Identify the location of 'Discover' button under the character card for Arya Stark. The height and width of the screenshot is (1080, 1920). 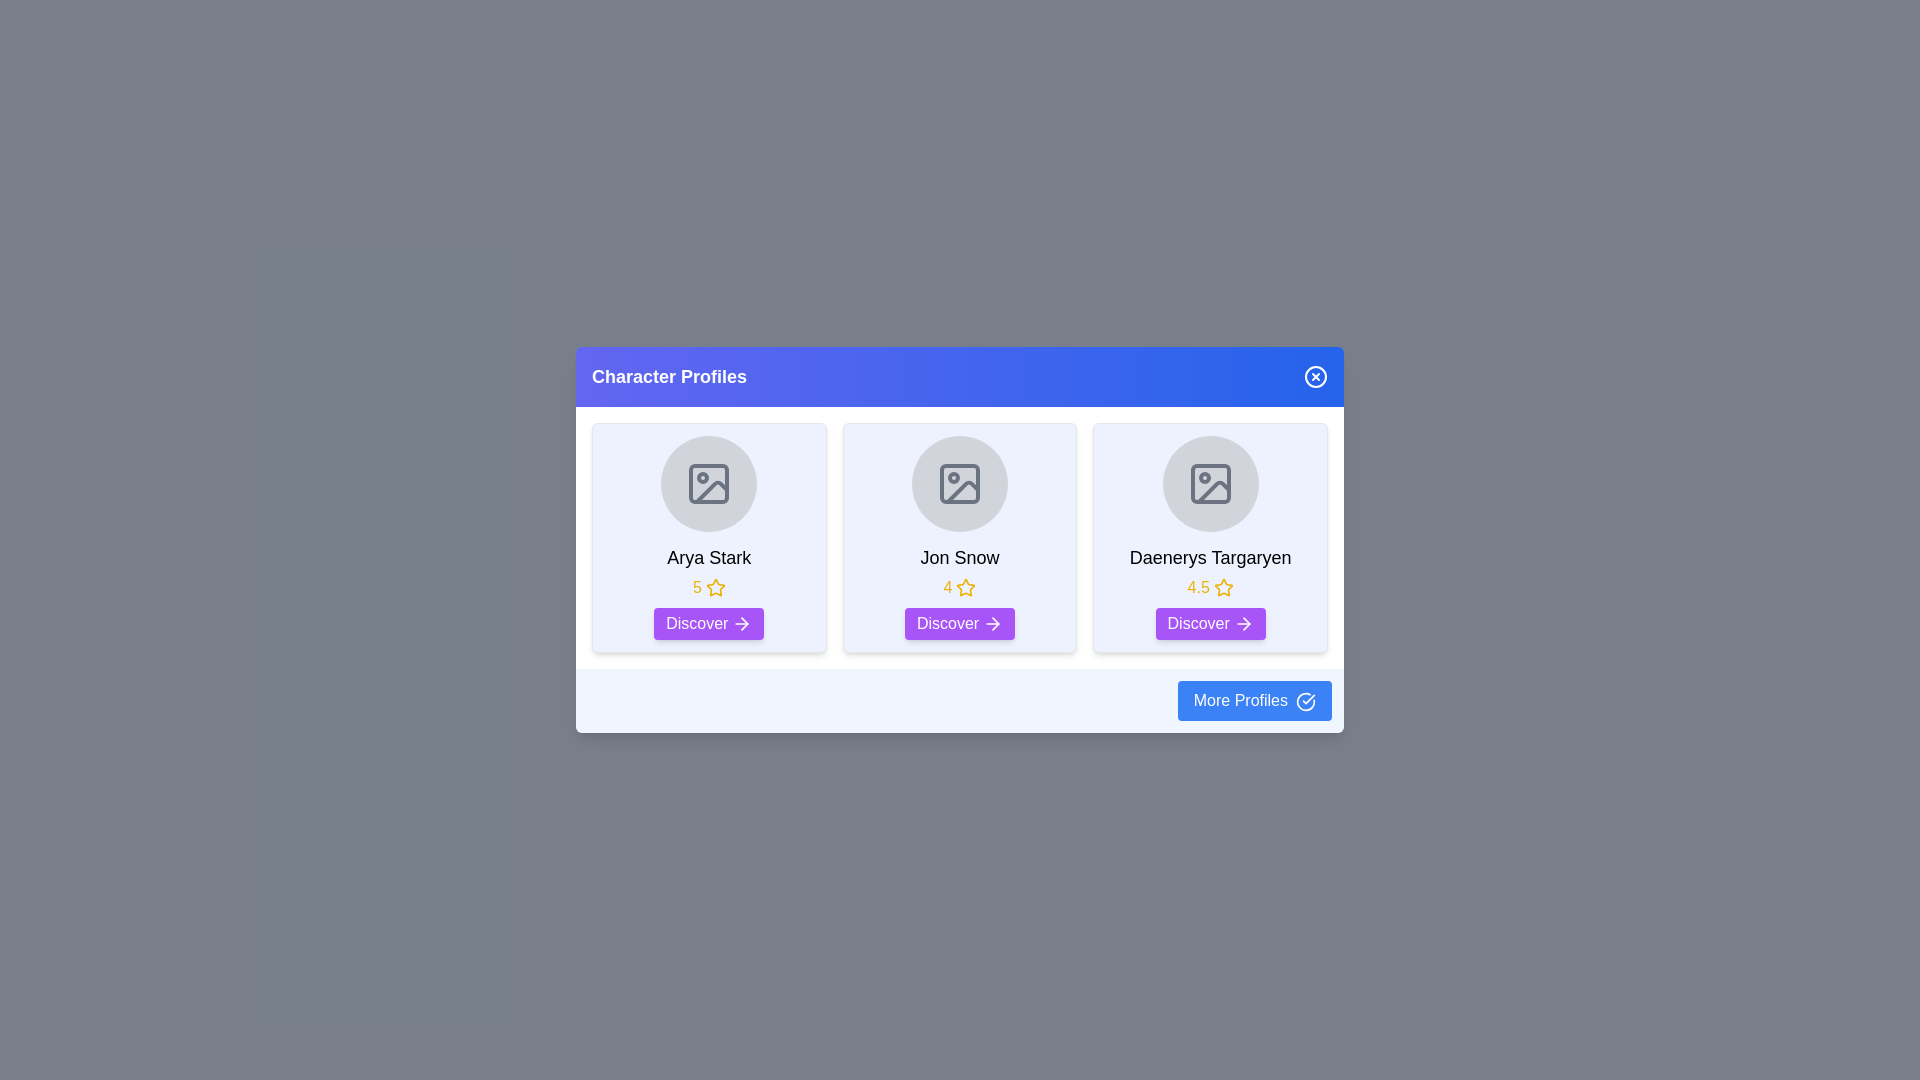
(709, 623).